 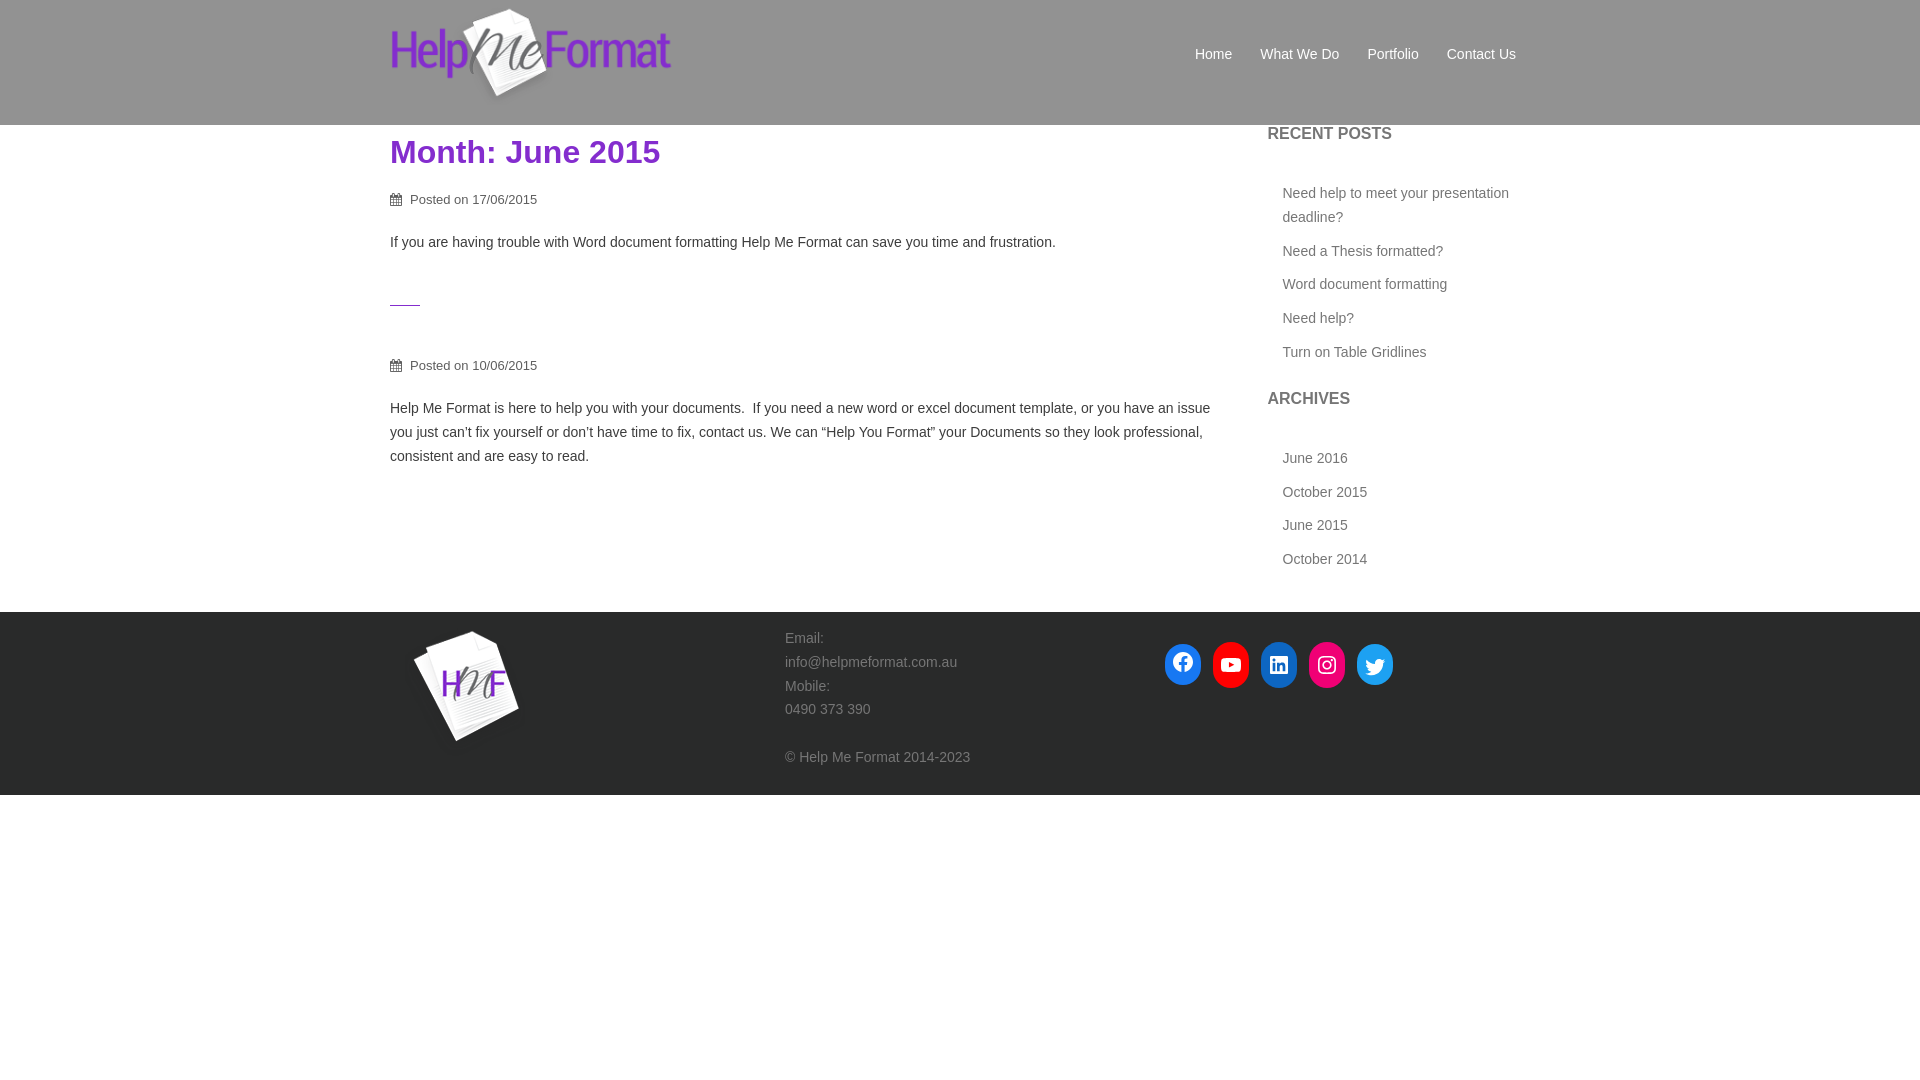 I want to click on 'Need a Thesis formatted?', so click(x=1361, y=249).